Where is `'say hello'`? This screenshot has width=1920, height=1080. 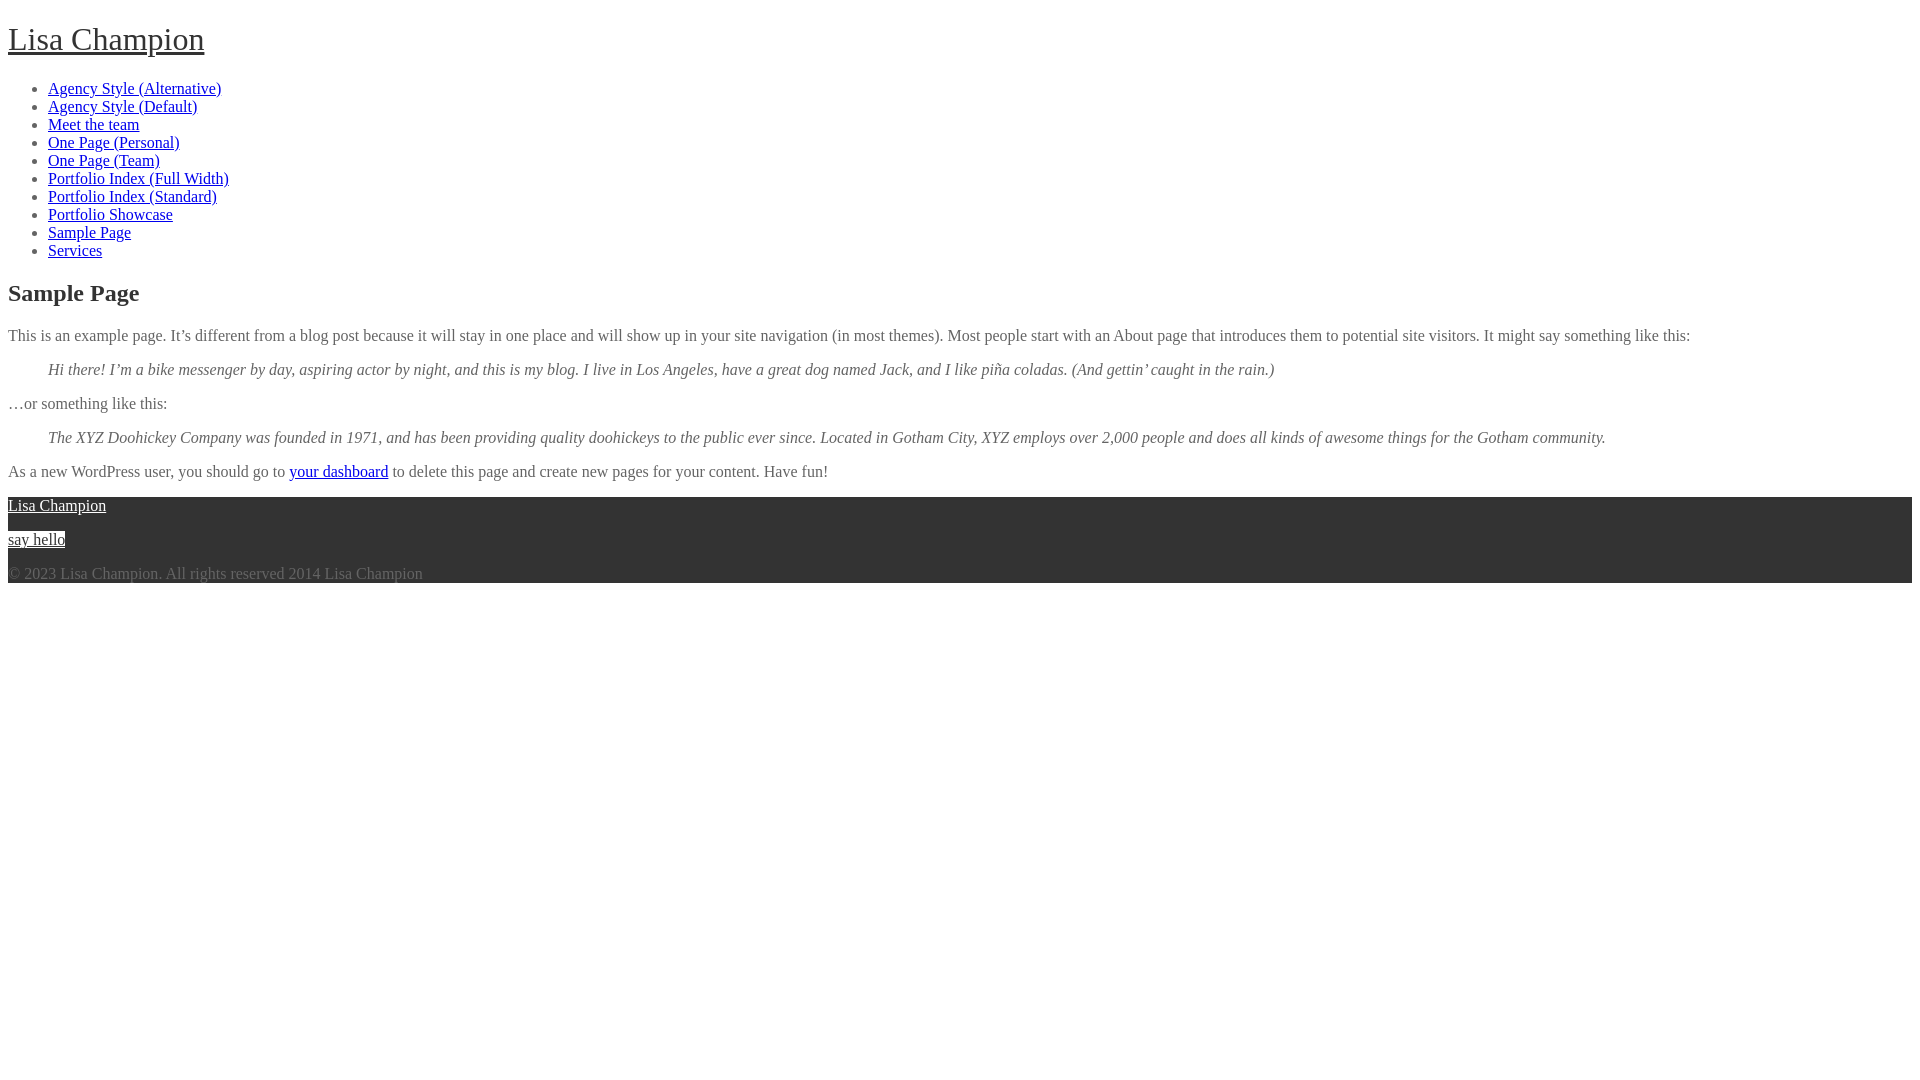
'say hello' is located at coordinates (36, 538).